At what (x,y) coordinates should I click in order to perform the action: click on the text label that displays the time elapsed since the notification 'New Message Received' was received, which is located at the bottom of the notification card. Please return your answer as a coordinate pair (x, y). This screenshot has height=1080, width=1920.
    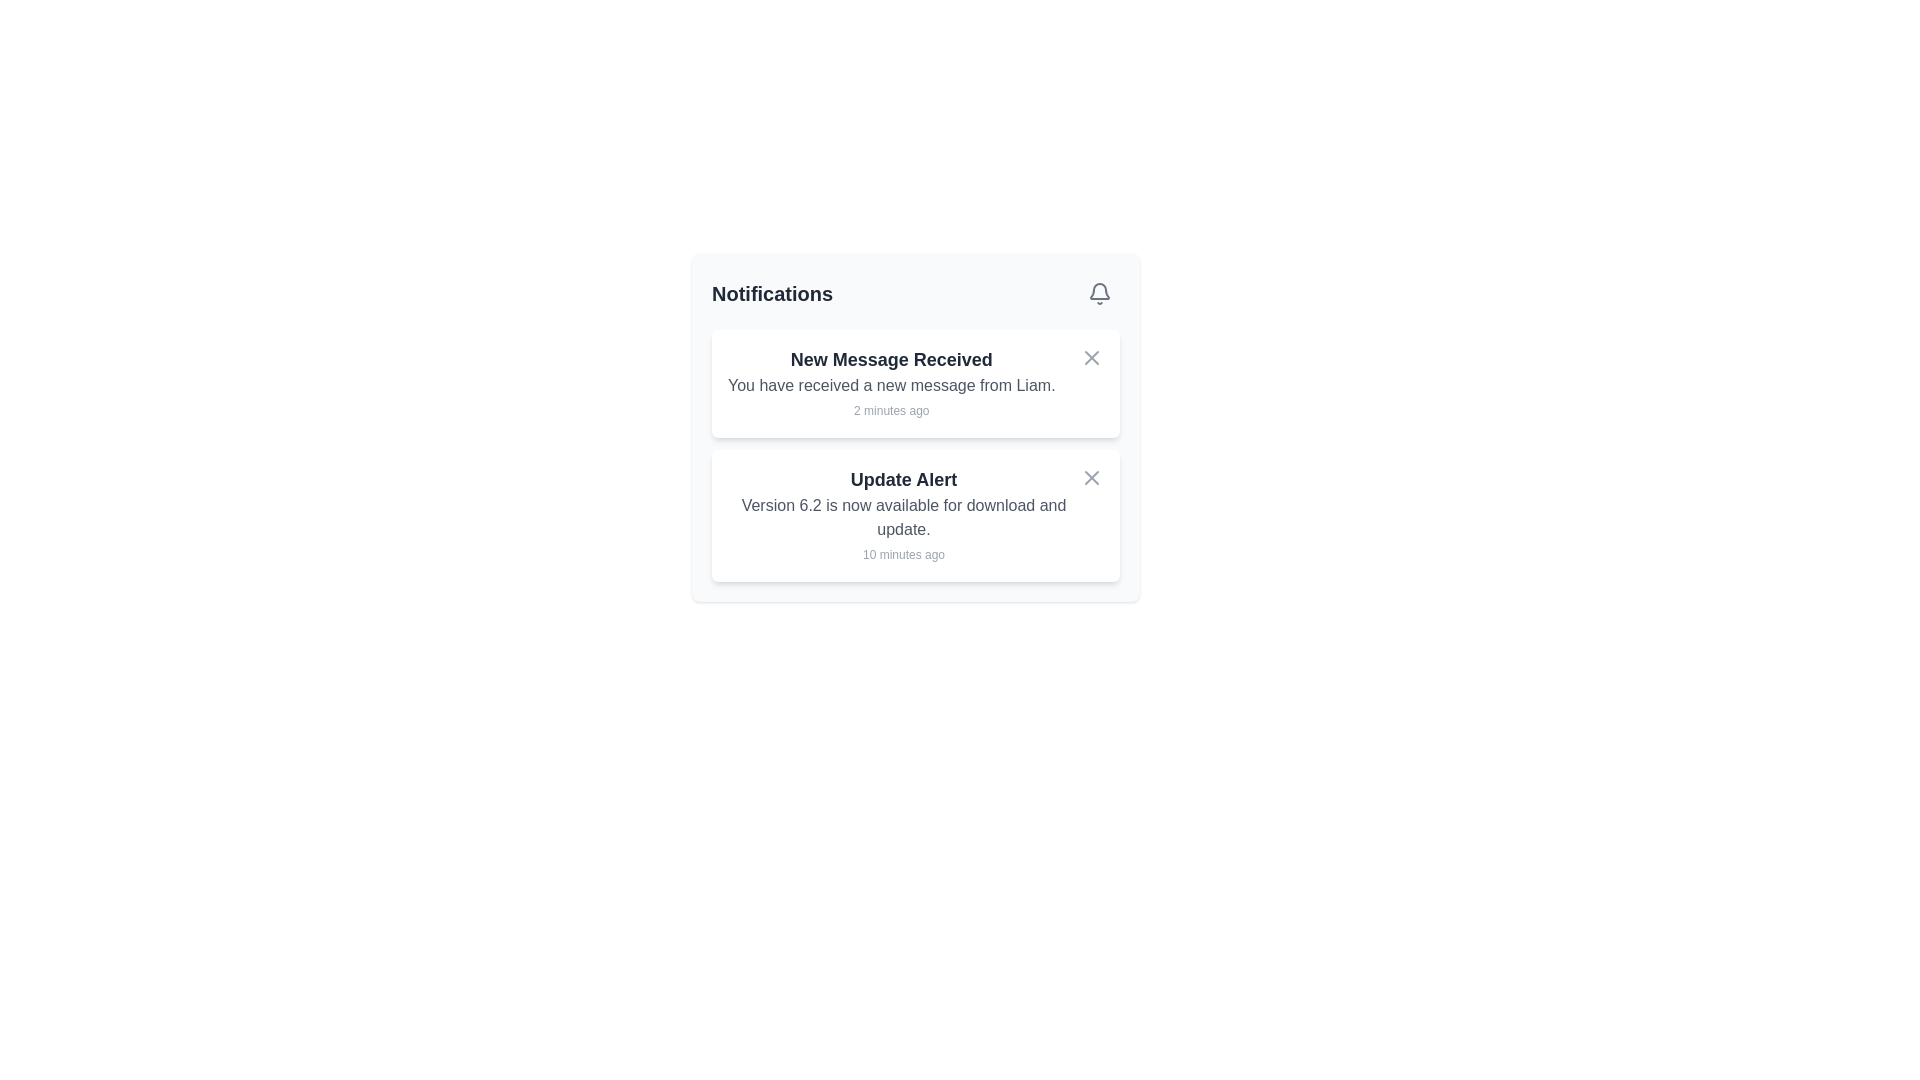
    Looking at the image, I should click on (890, 410).